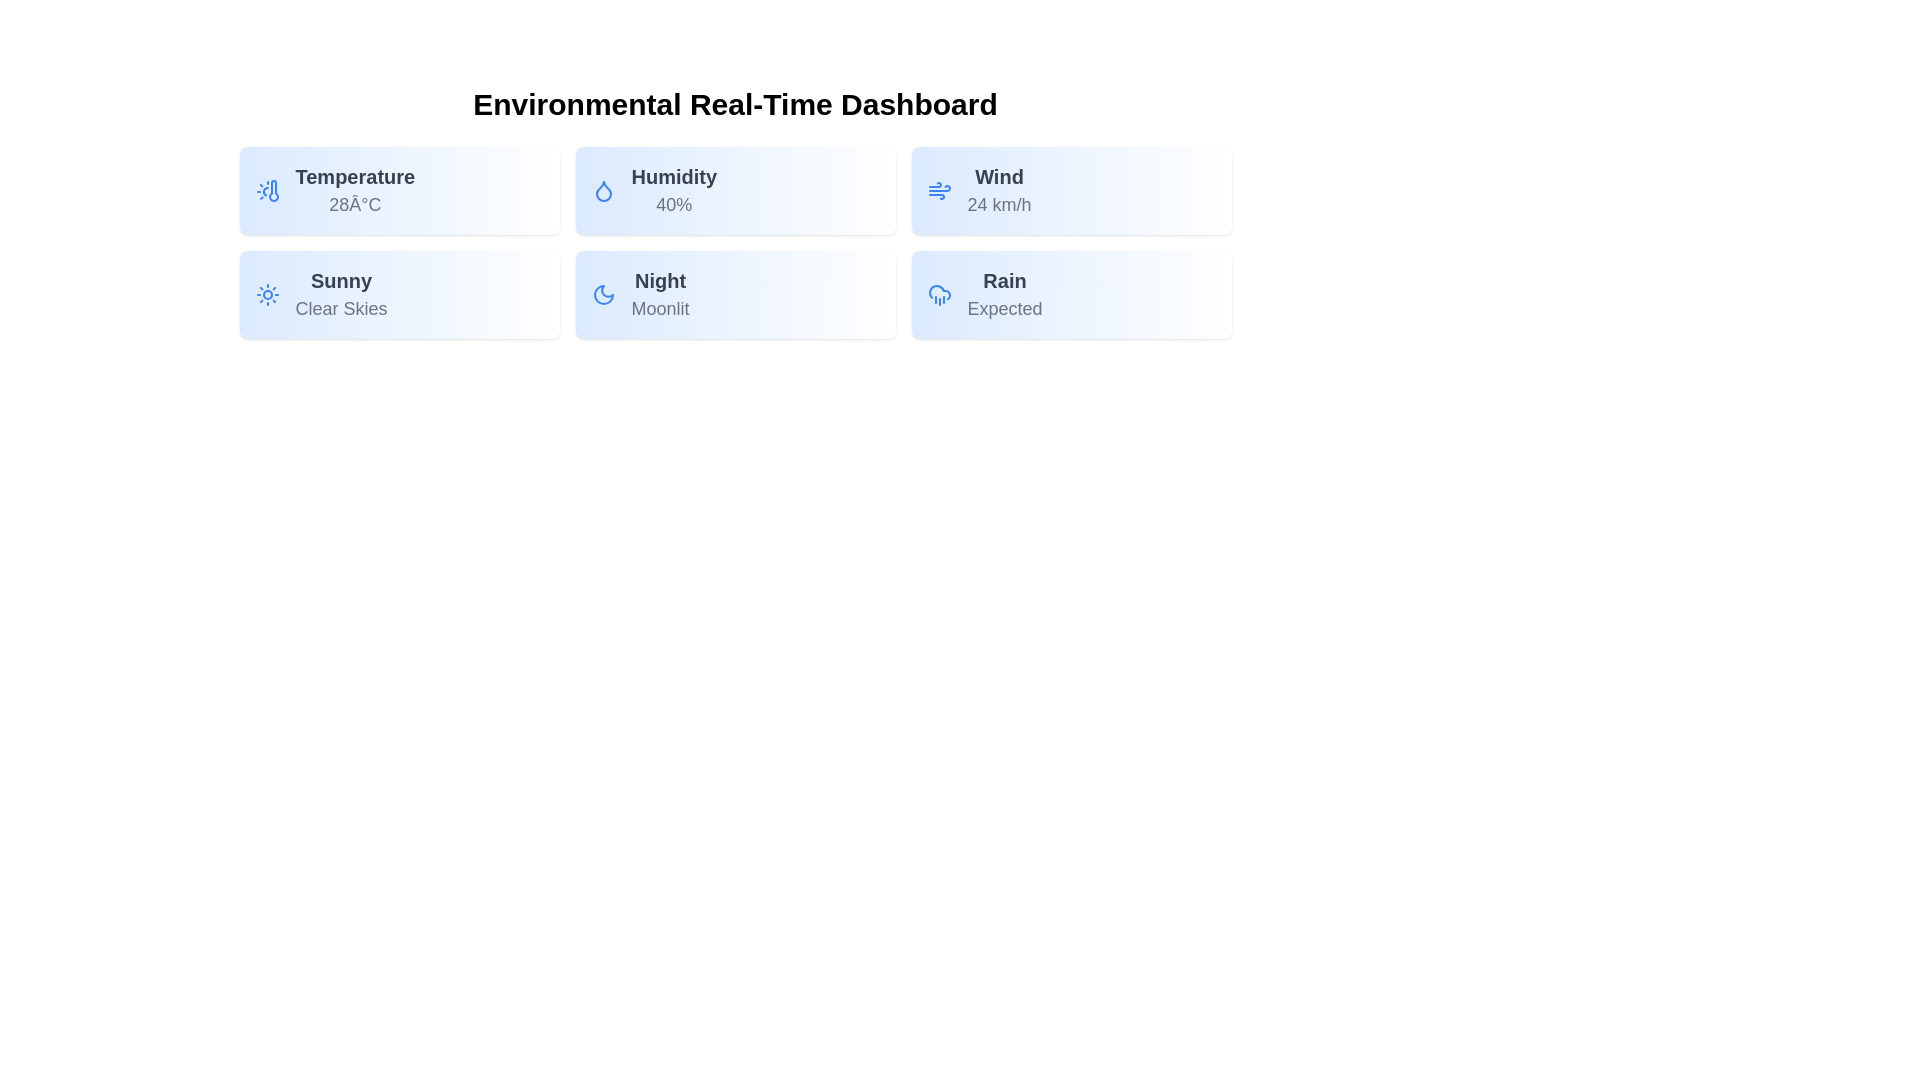 The image size is (1920, 1080). Describe the element at coordinates (399, 191) in the screenshot. I see `temperature value displayed in the informational widget which shows 'Temperature' and '28°C' with a blue thermometer icon on the left` at that location.